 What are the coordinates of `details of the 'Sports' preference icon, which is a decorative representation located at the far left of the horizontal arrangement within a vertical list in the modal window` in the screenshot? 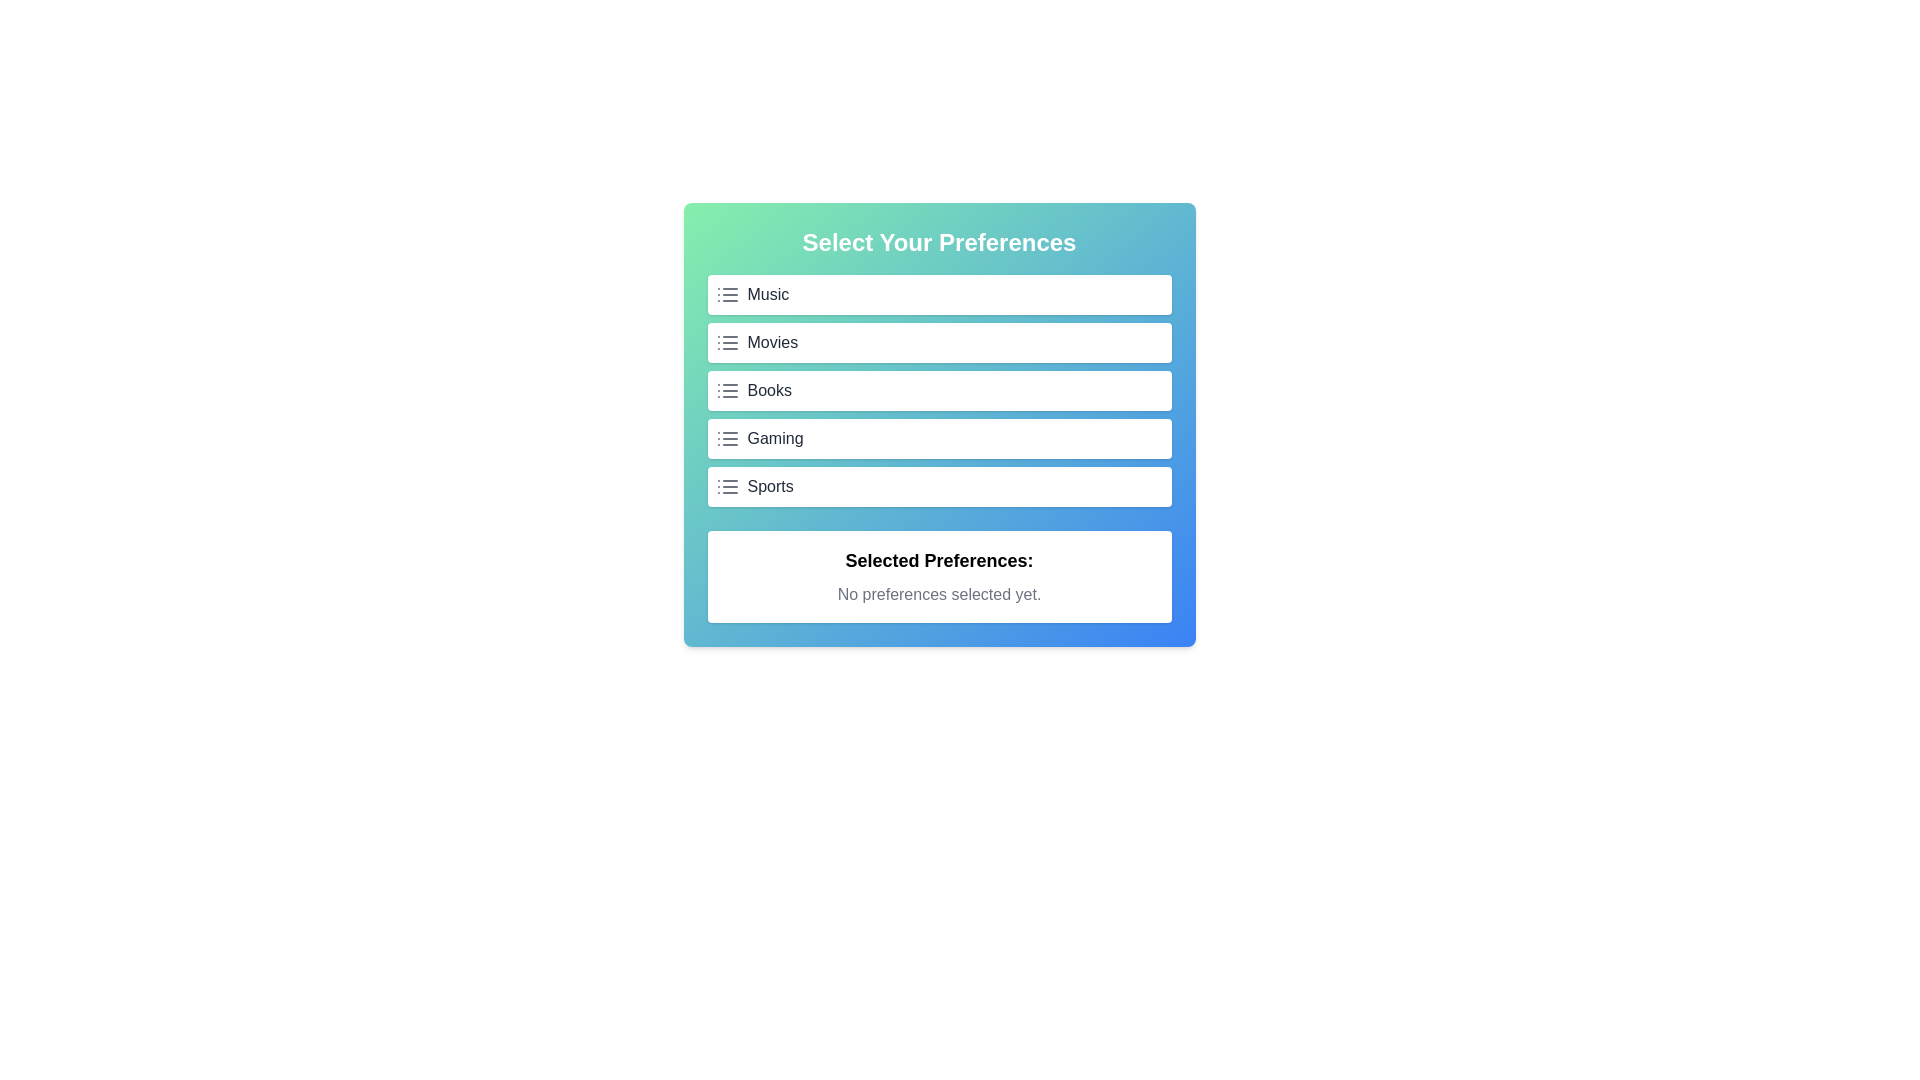 It's located at (726, 486).